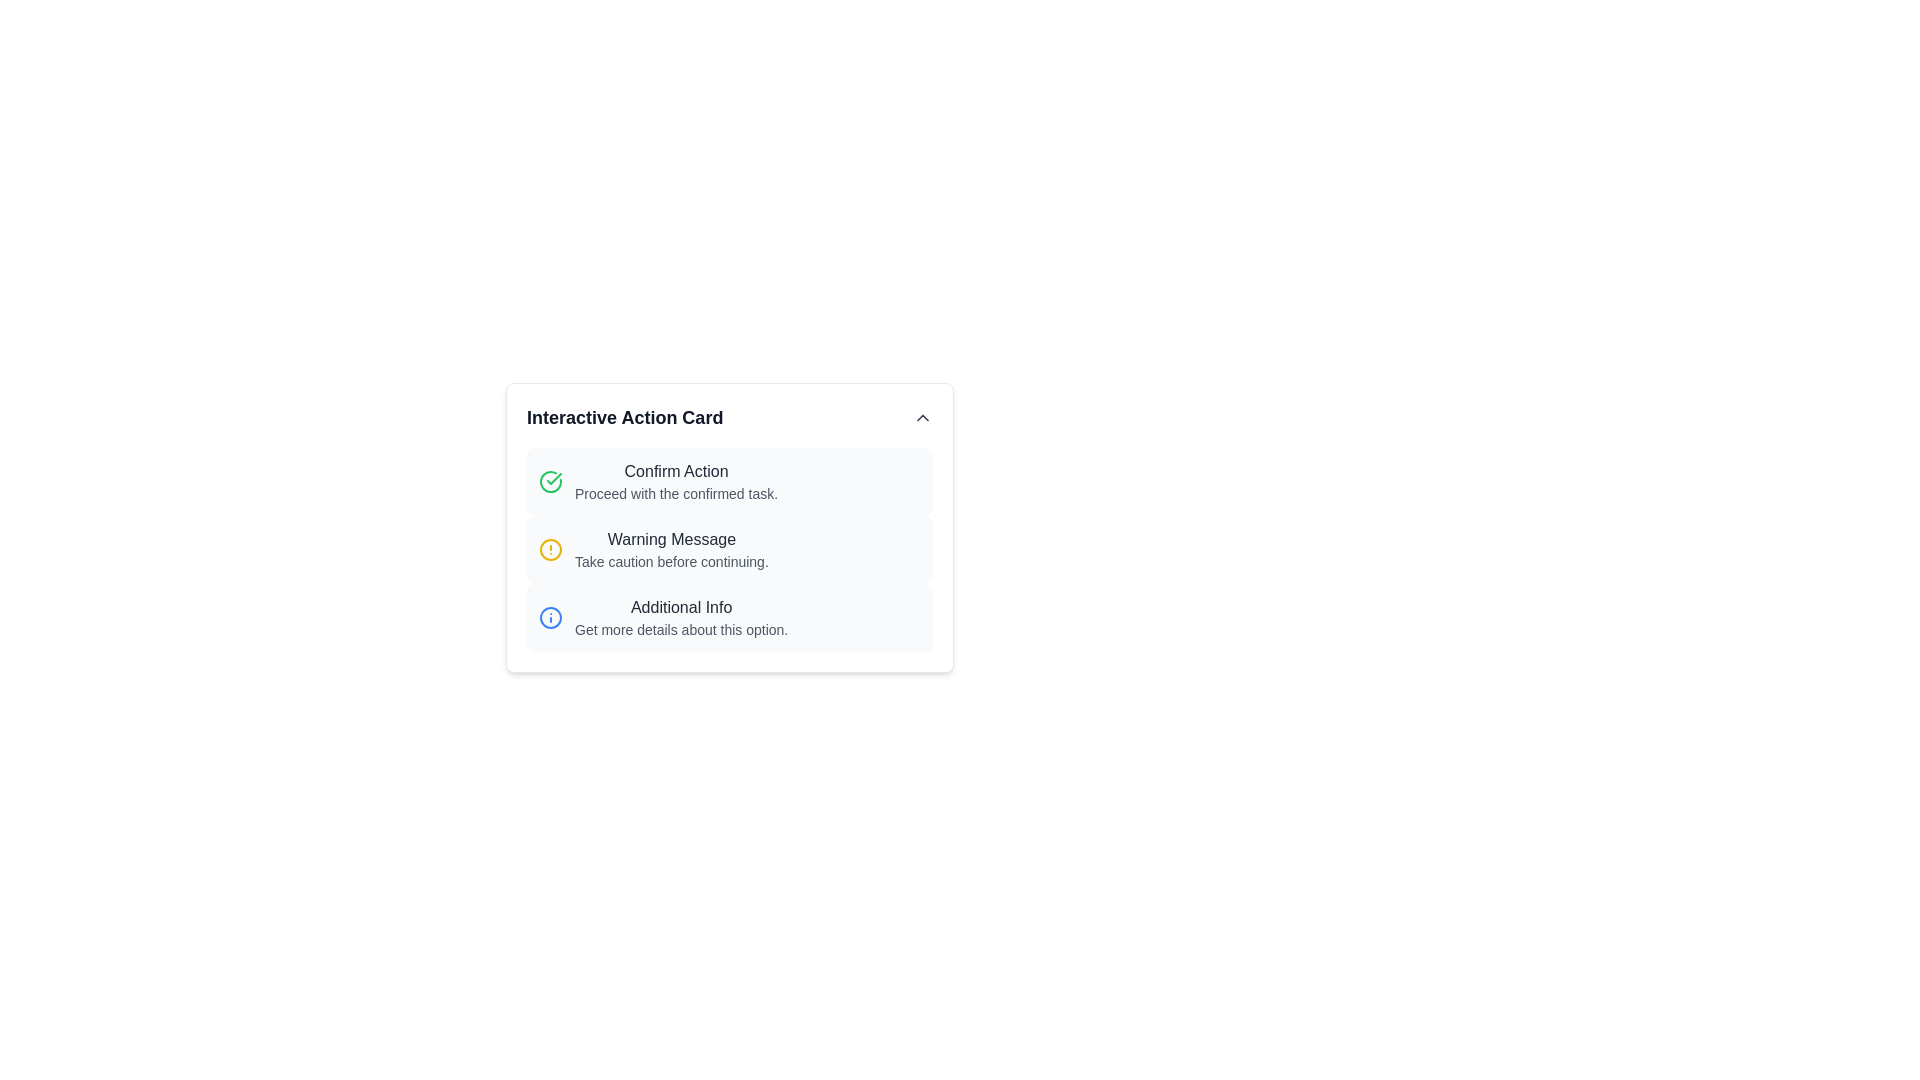 This screenshot has width=1920, height=1080. What do you see at coordinates (728, 550) in the screenshot?
I see `warning message from the second informational box within the 'Interactive Action Card', which is positioned between 'Confirm Action' and 'Additional Info'` at bounding box center [728, 550].